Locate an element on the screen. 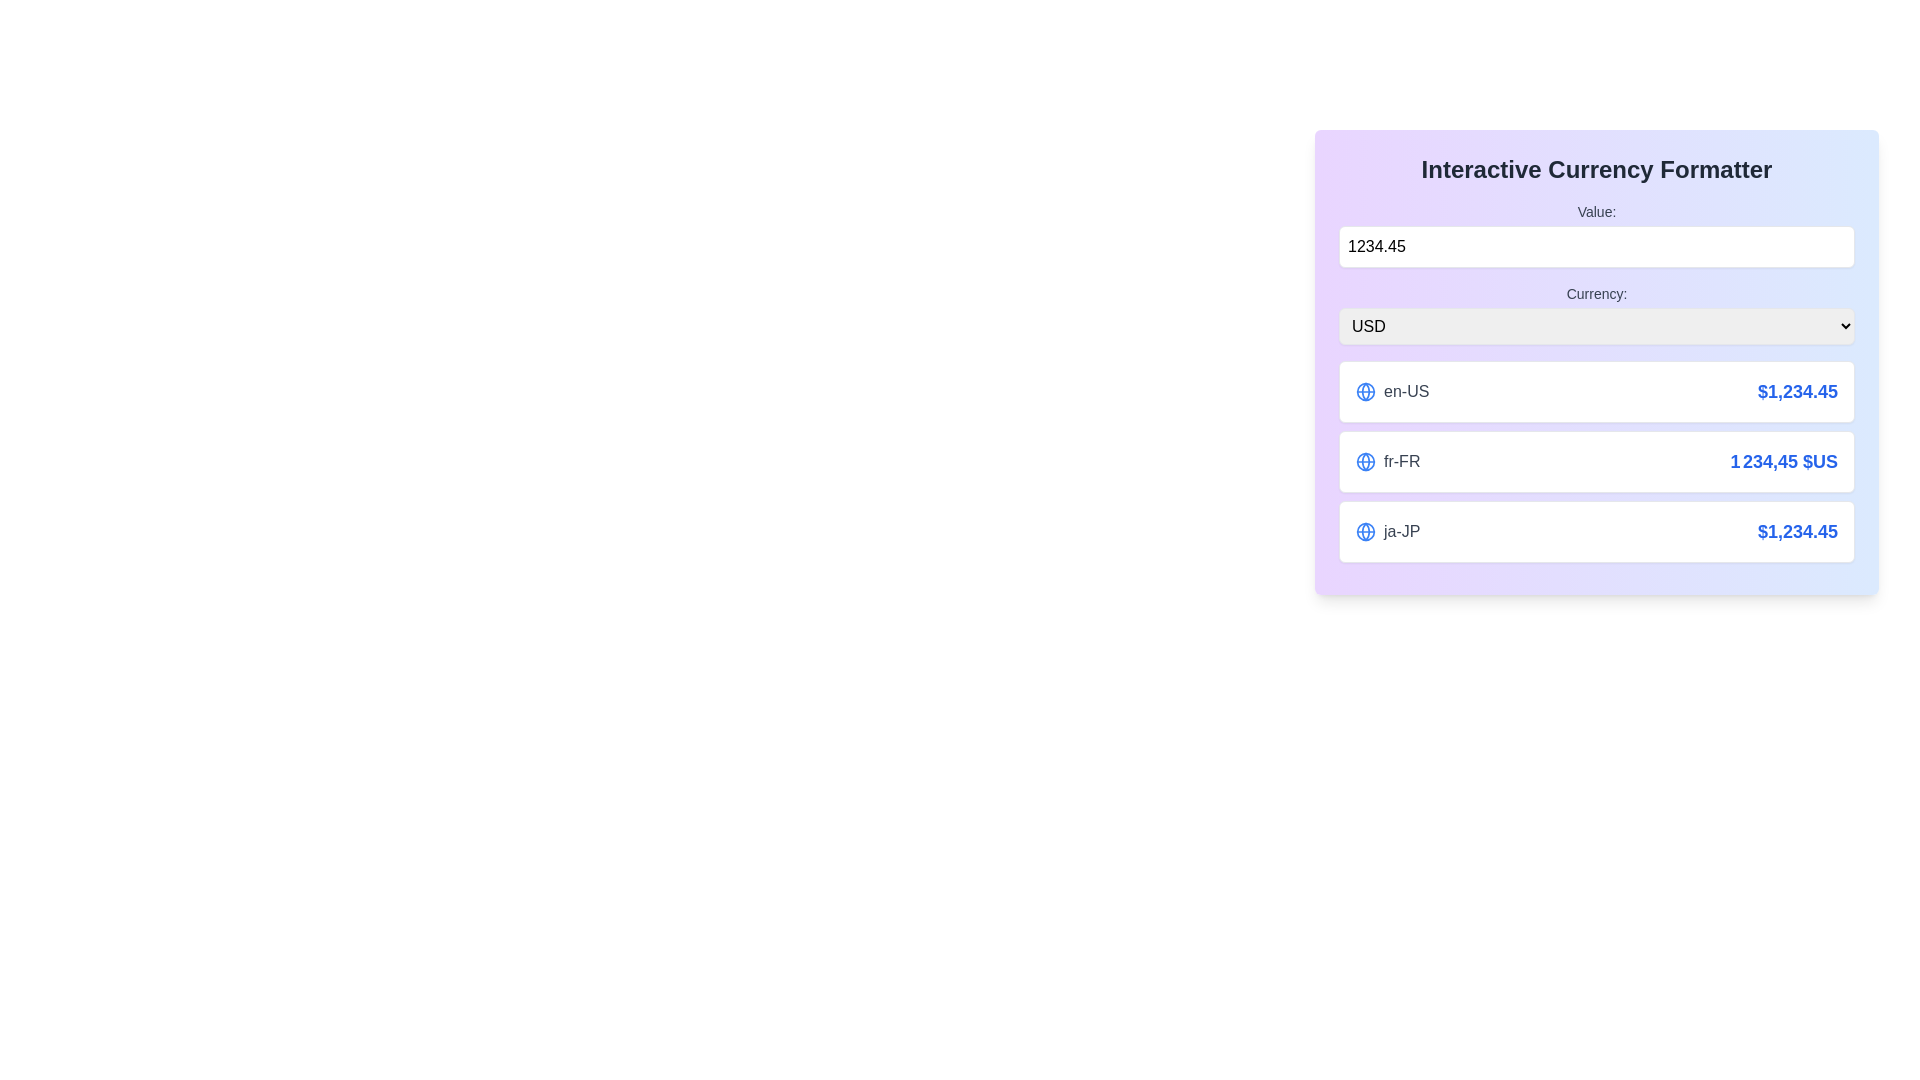 The height and width of the screenshot is (1080, 1920). the globe icon representing the English language or US region located to the left of the text label ('en-US') in the 'Interactive Currency Formatter' panel is located at coordinates (1365, 392).